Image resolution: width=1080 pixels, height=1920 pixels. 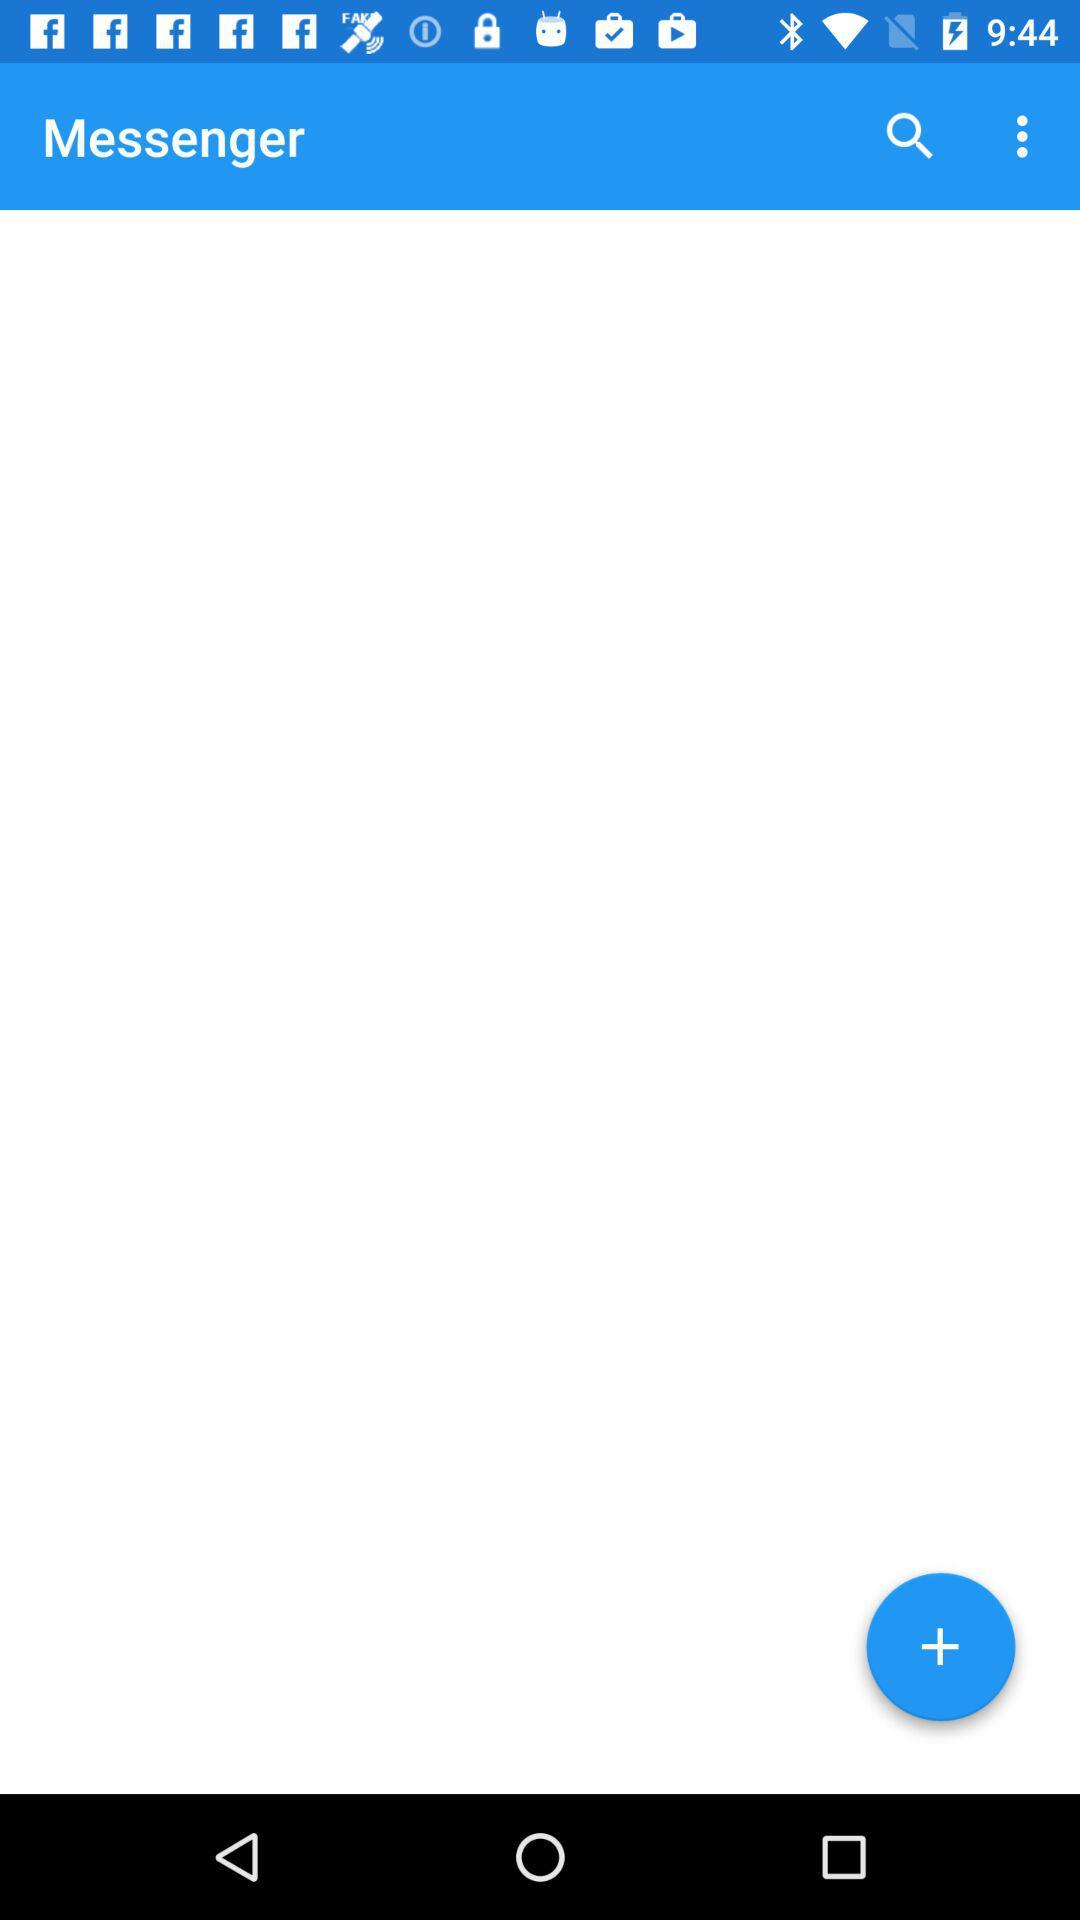 What do you see at coordinates (940, 1654) in the screenshot?
I see `start a new conversation` at bounding box center [940, 1654].